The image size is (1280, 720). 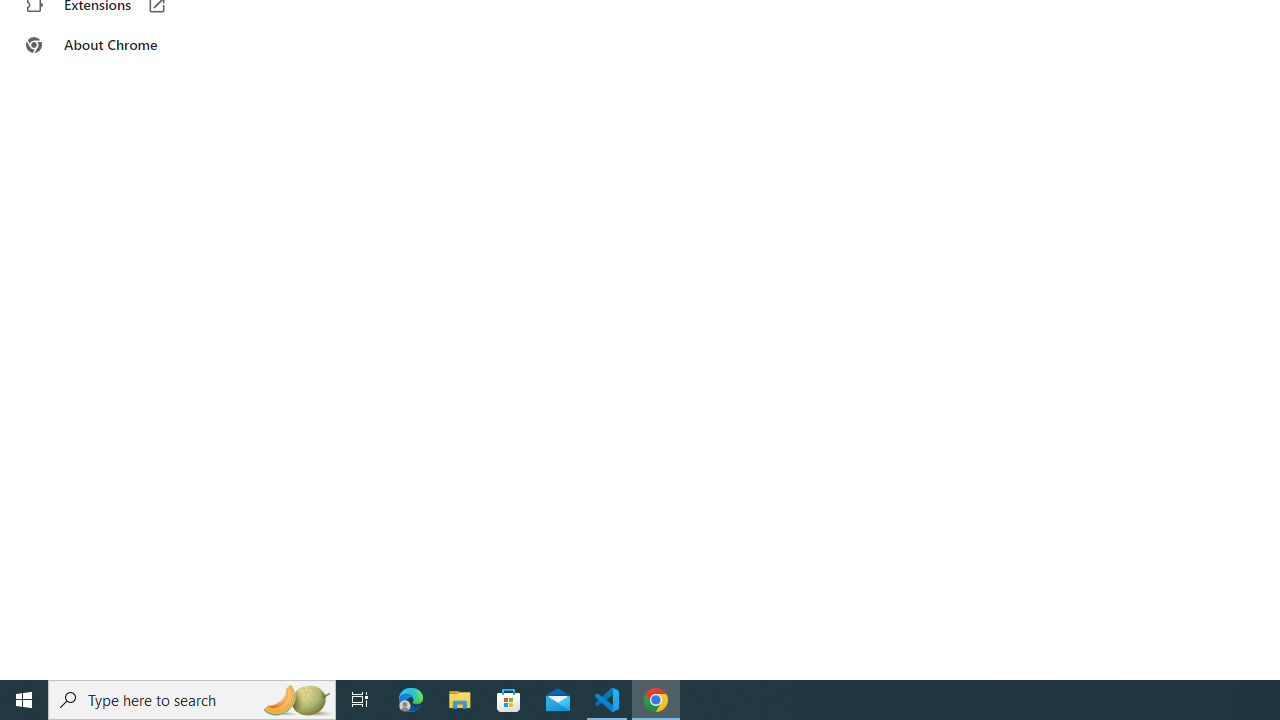 I want to click on 'Start', so click(x=24, y=698).